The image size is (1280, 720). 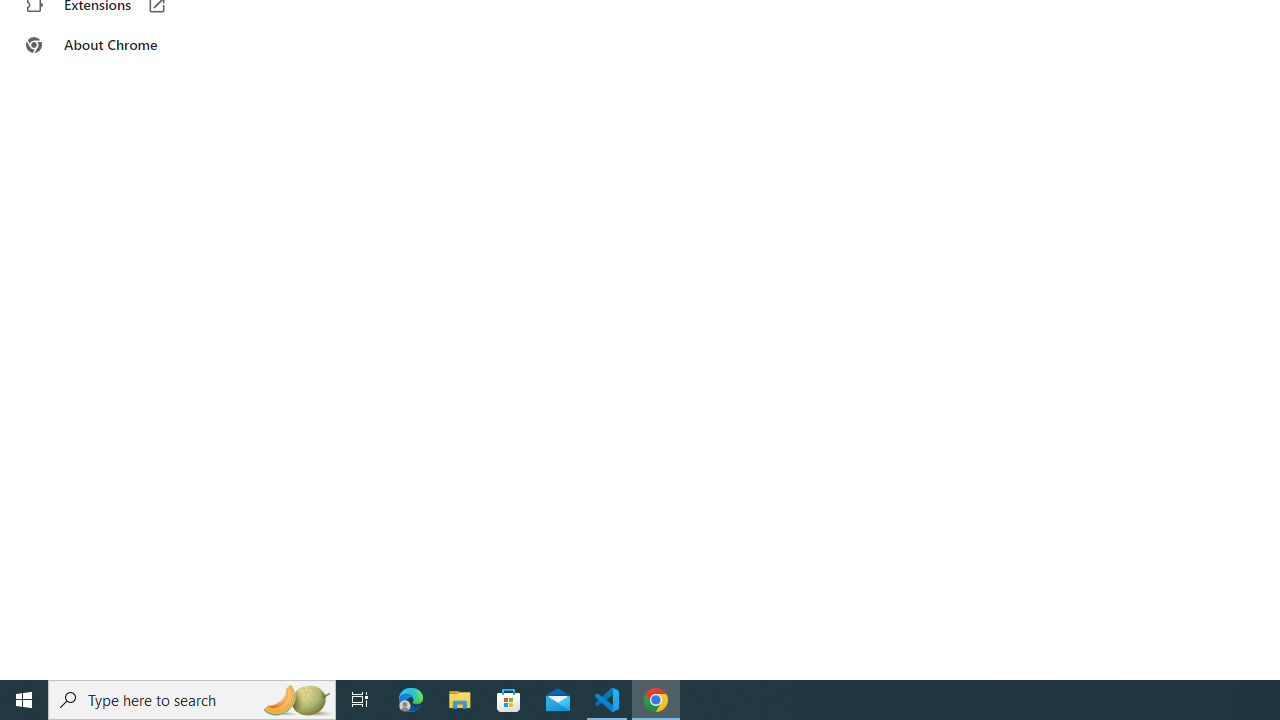 I want to click on 'Start', so click(x=24, y=698).